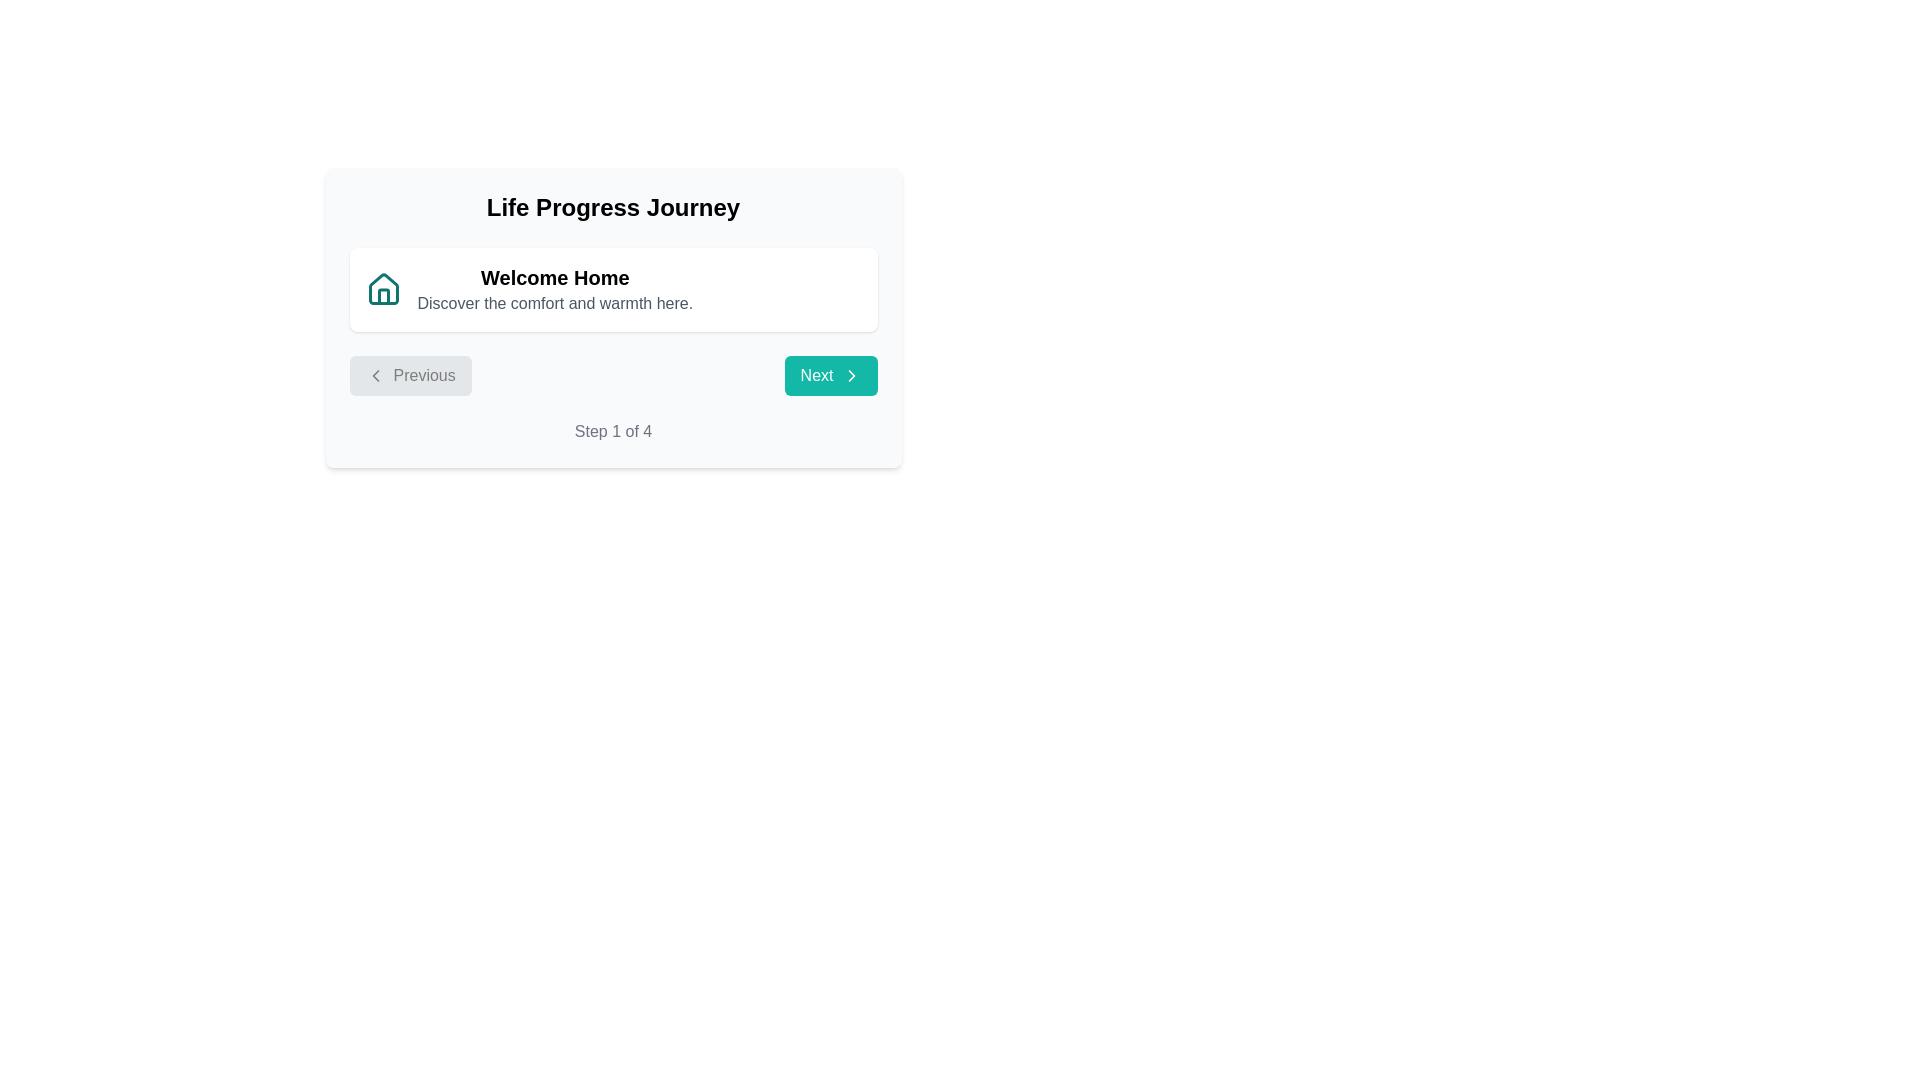 This screenshot has height=1080, width=1920. Describe the element at coordinates (555, 289) in the screenshot. I see `the welcome message displayed in the central text block, which consists of a title and a subtitle description introducing the content of the page` at that location.